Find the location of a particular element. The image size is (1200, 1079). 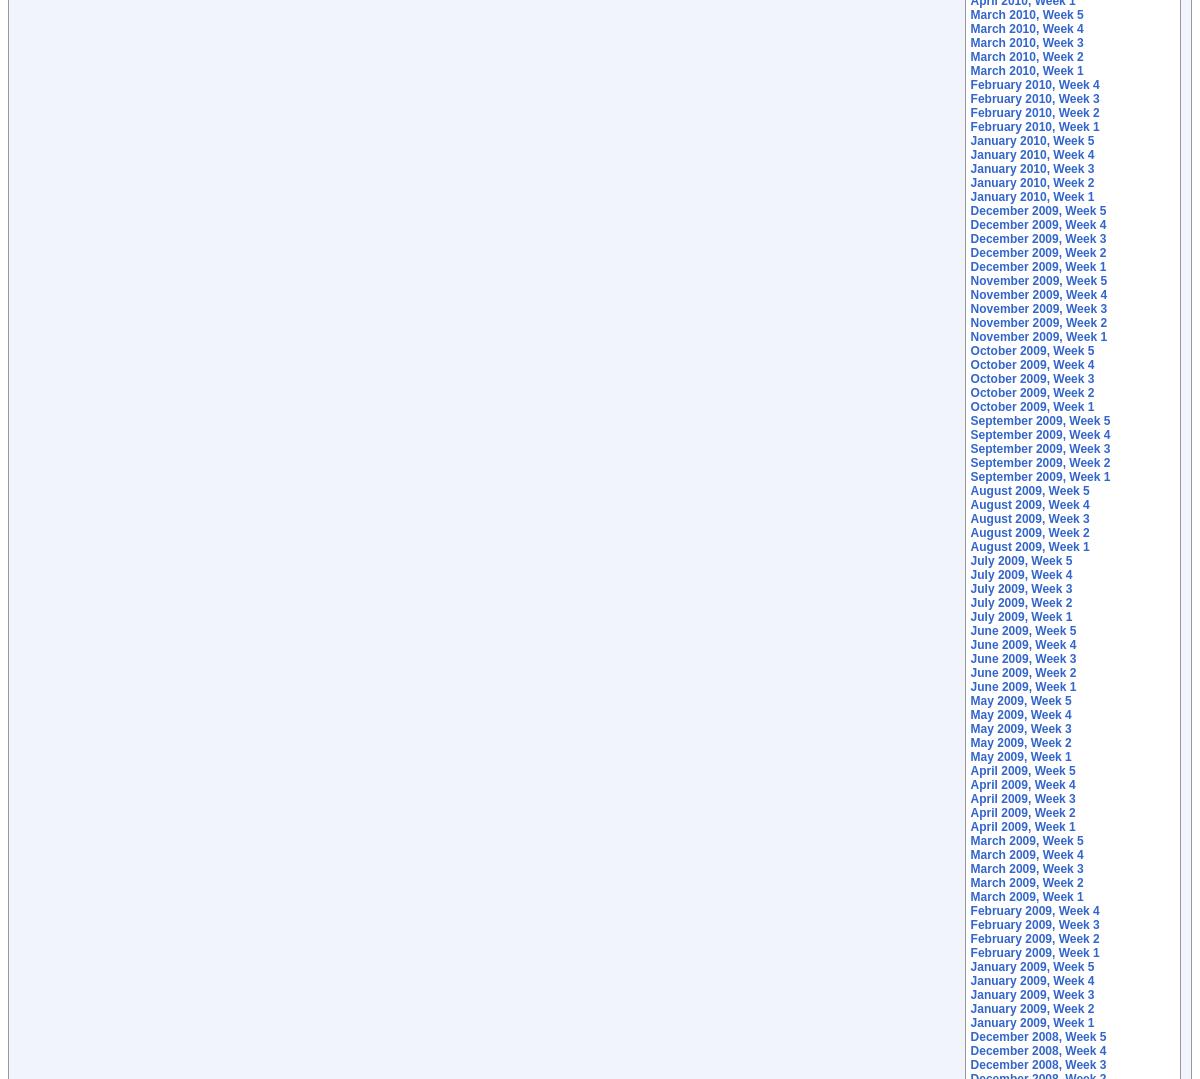

'January 2010, Week 3' is located at coordinates (1032, 168).